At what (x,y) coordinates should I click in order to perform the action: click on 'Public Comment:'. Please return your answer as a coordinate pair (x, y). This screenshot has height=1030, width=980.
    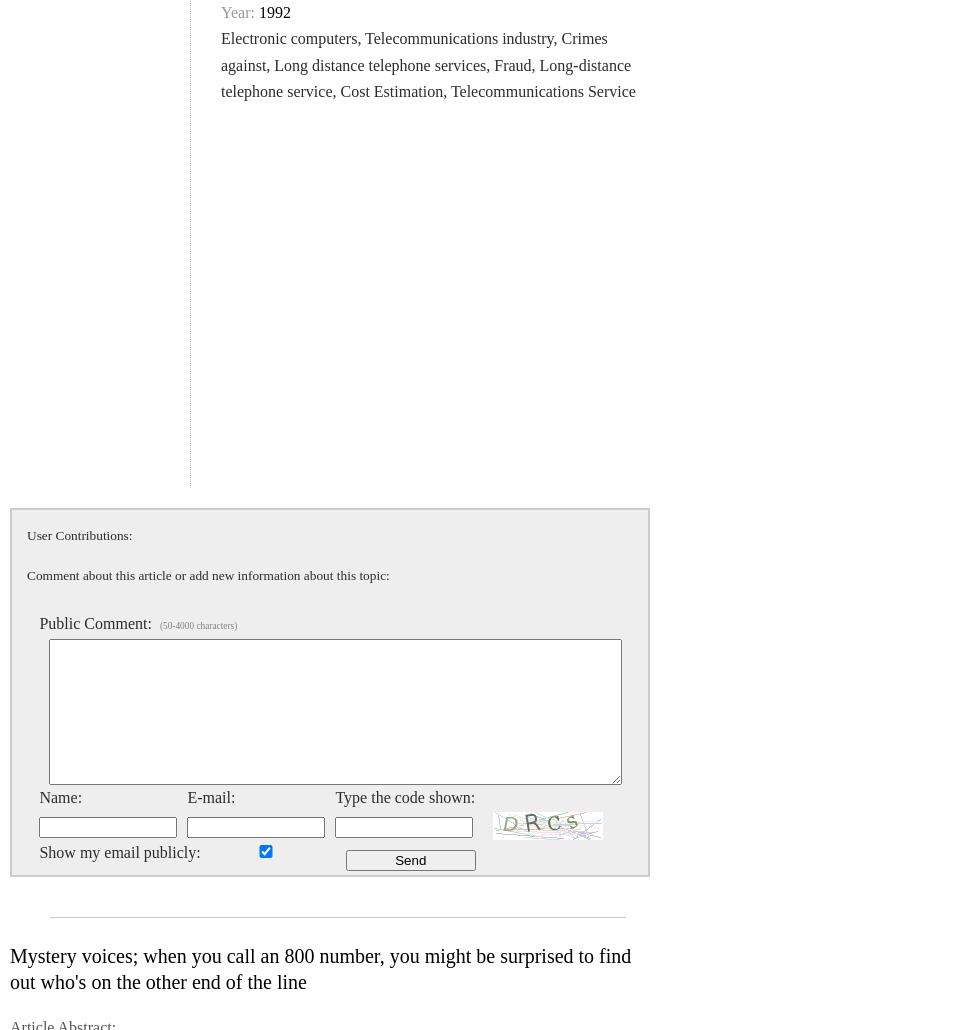
    Looking at the image, I should click on (98, 621).